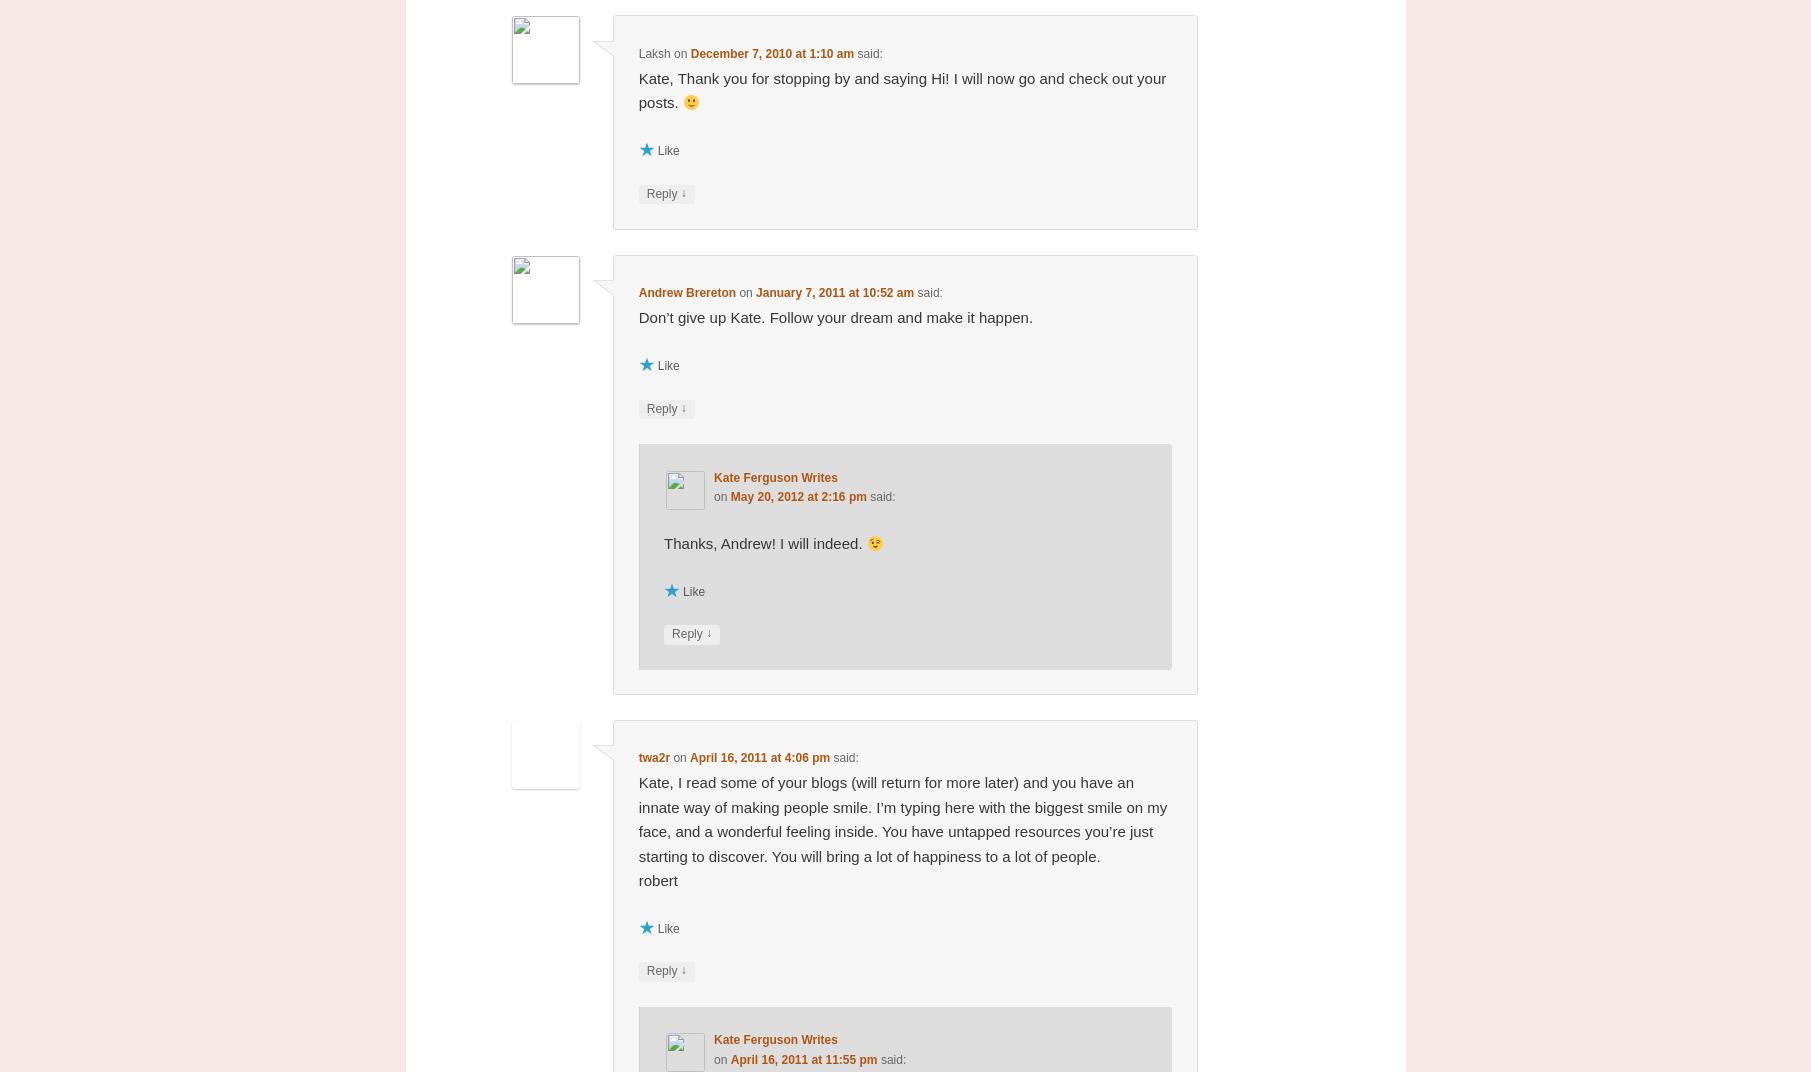 This screenshot has height=1072, width=1811. What do you see at coordinates (657, 879) in the screenshot?
I see `'robert'` at bounding box center [657, 879].